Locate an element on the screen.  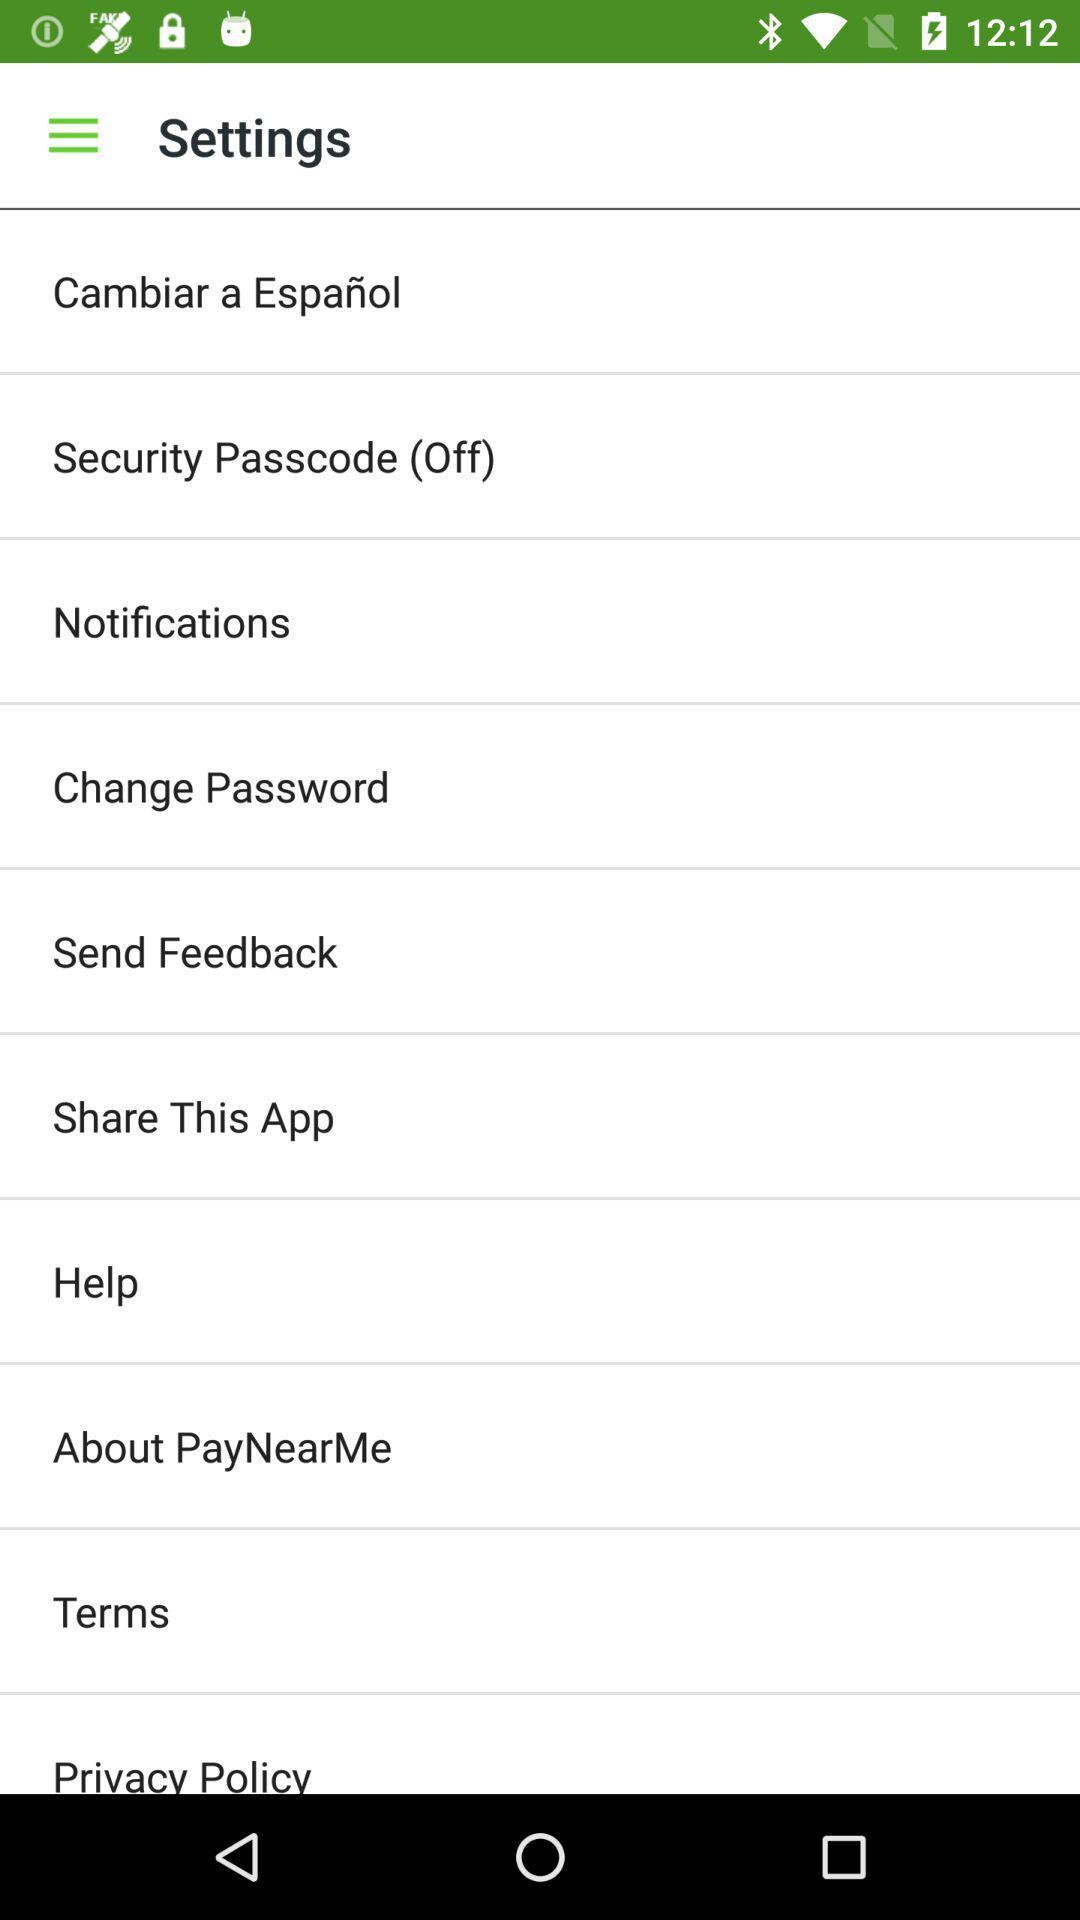
the icon above send feedback item is located at coordinates (540, 785).